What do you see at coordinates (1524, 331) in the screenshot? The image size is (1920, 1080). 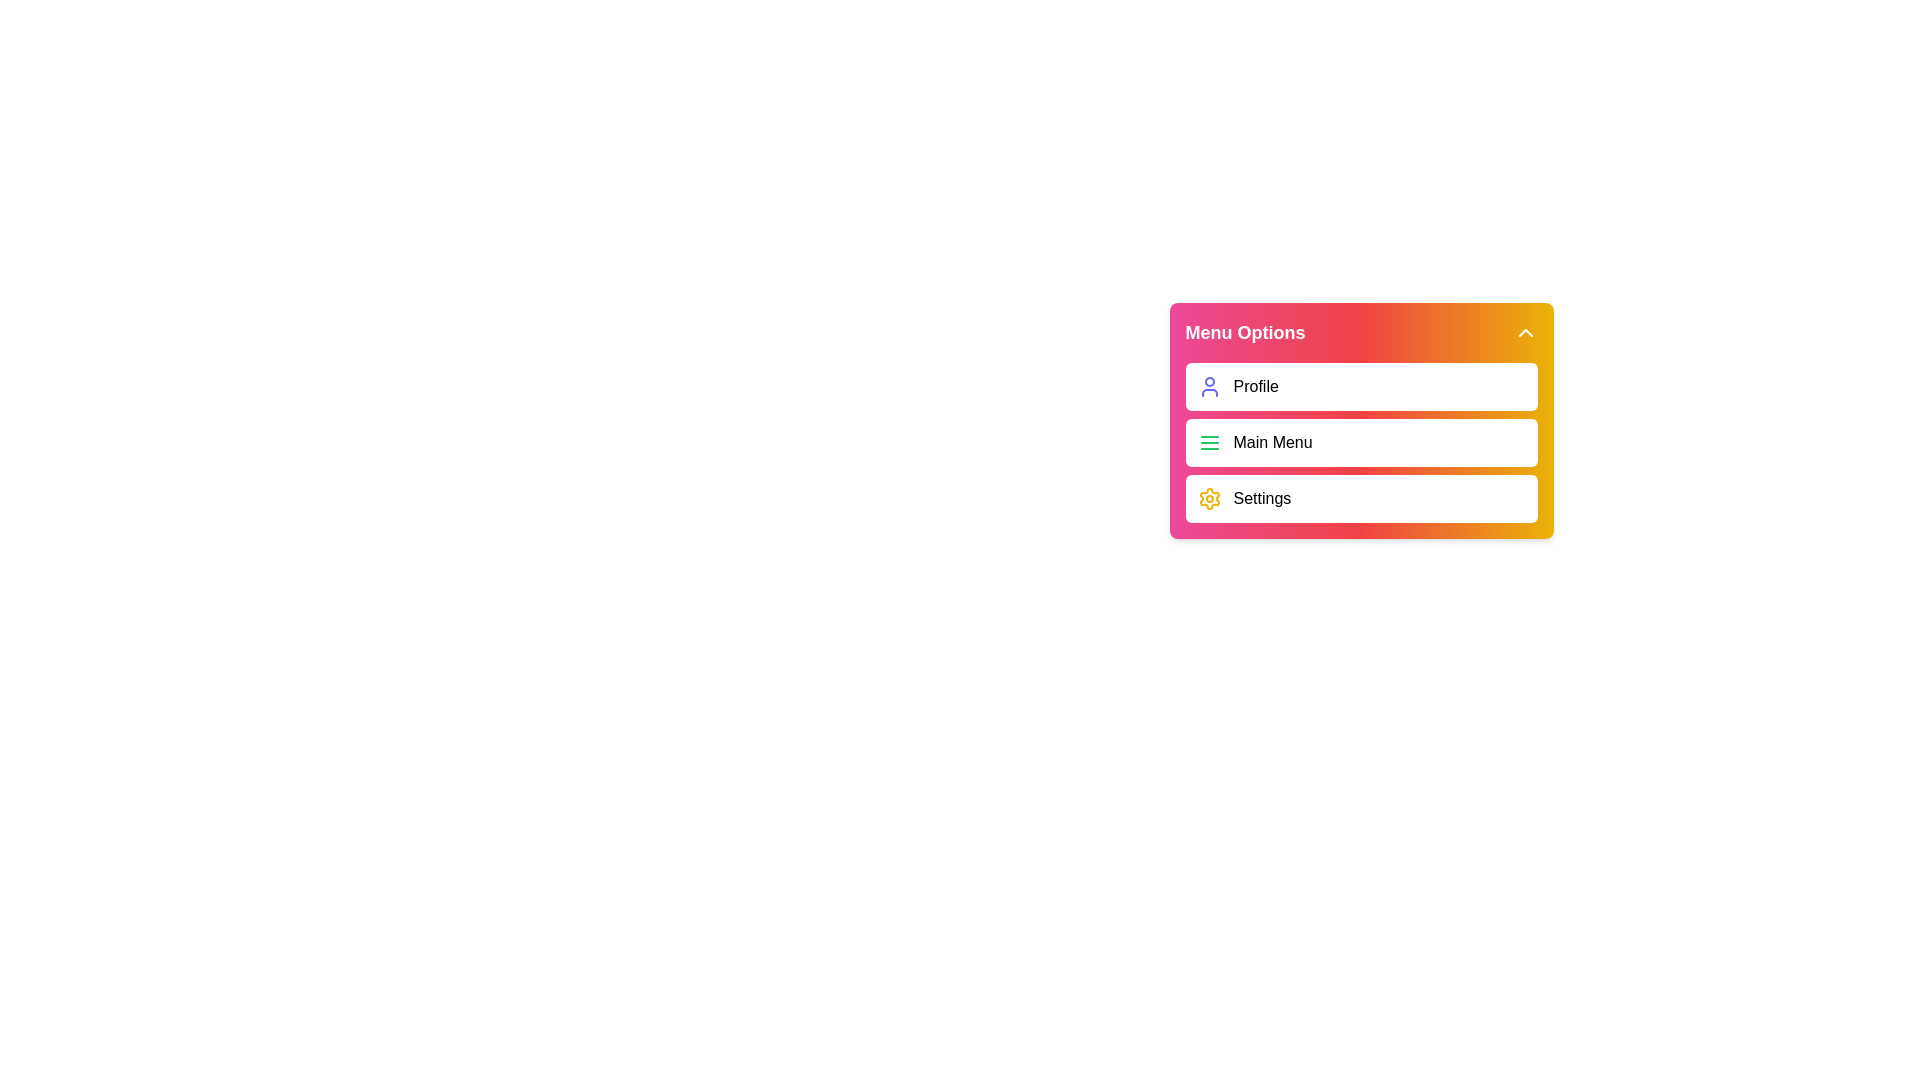 I see `the dropdown button to toggle the menu's visibility` at bounding box center [1524, 331].